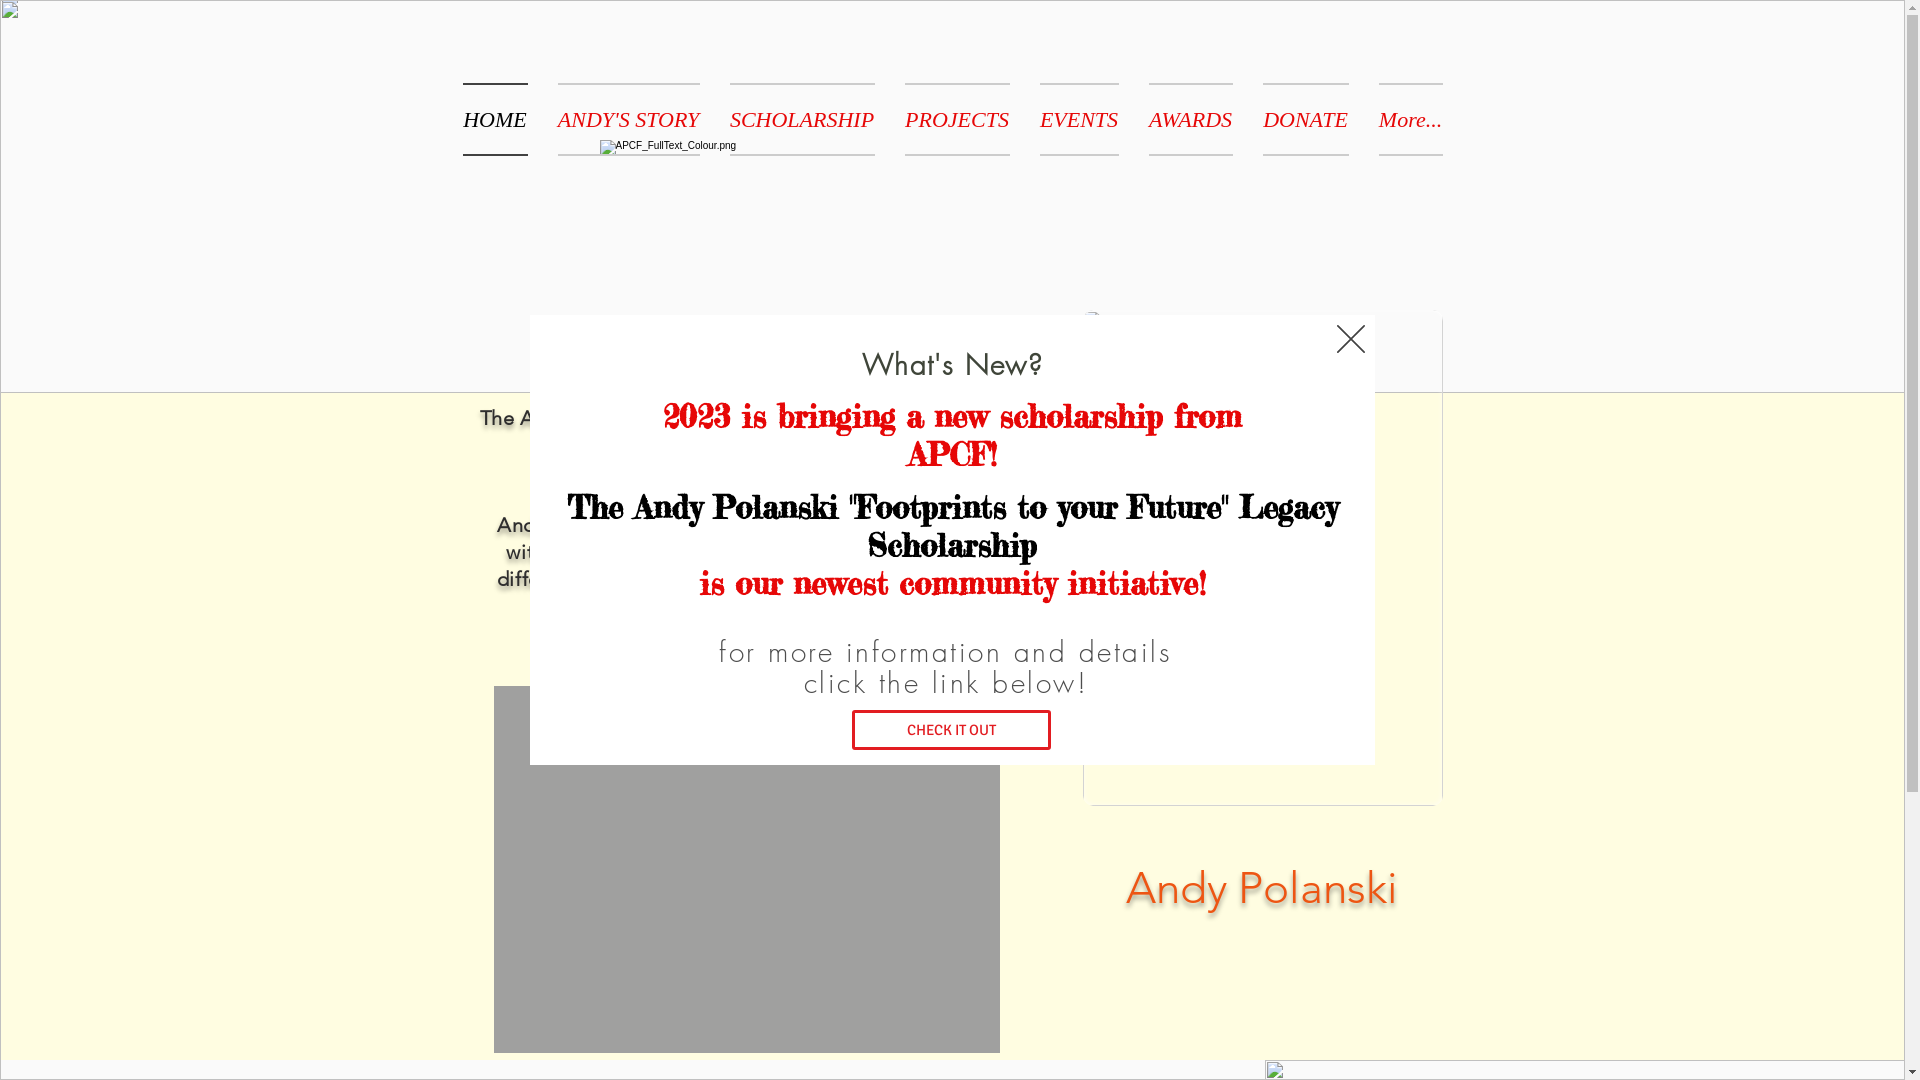  What do you see at coordinates (542, 119) in the screenshot?
I see `'ANDY'S STORY'` at bounding box center [542, 119].